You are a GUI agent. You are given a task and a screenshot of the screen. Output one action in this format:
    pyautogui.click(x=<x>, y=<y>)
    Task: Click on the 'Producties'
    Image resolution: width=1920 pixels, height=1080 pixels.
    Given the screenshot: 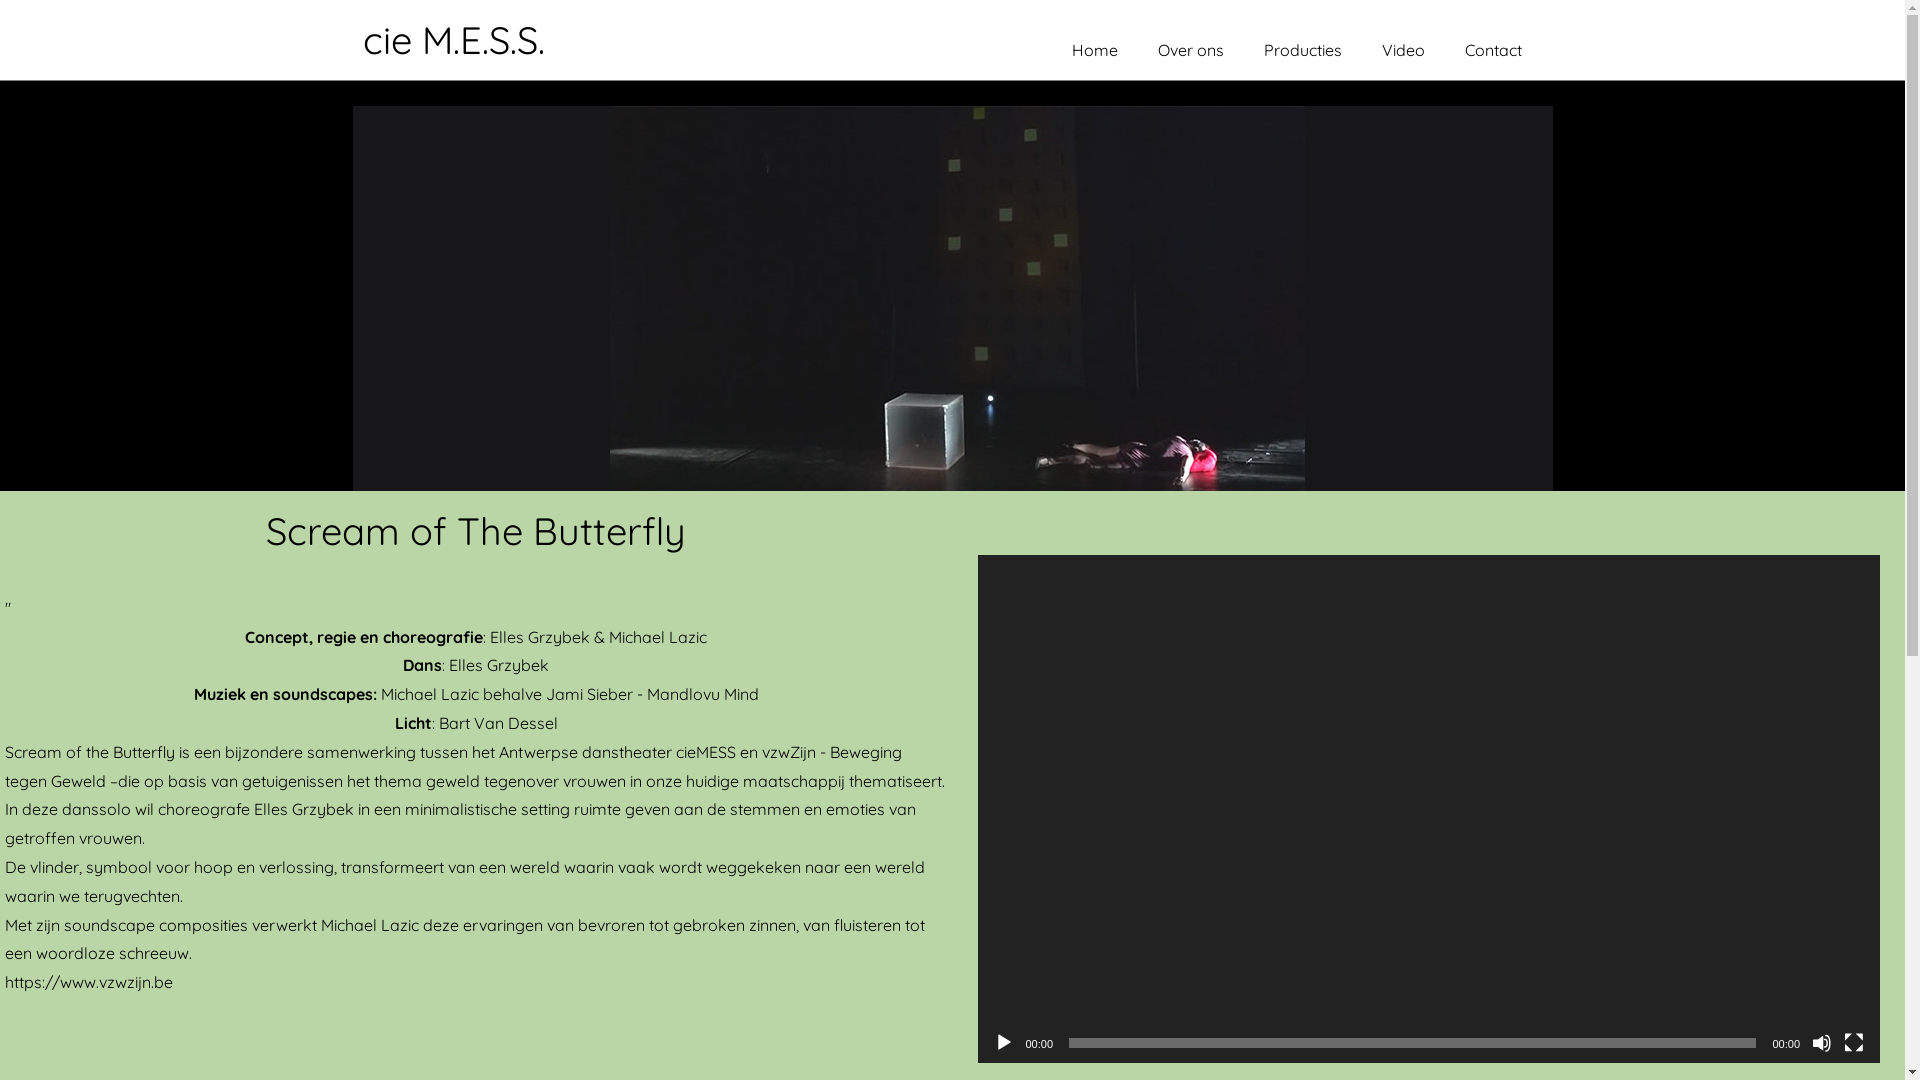 What is the action you would take?
    pyautogui.click(x=1302, y=49)
    